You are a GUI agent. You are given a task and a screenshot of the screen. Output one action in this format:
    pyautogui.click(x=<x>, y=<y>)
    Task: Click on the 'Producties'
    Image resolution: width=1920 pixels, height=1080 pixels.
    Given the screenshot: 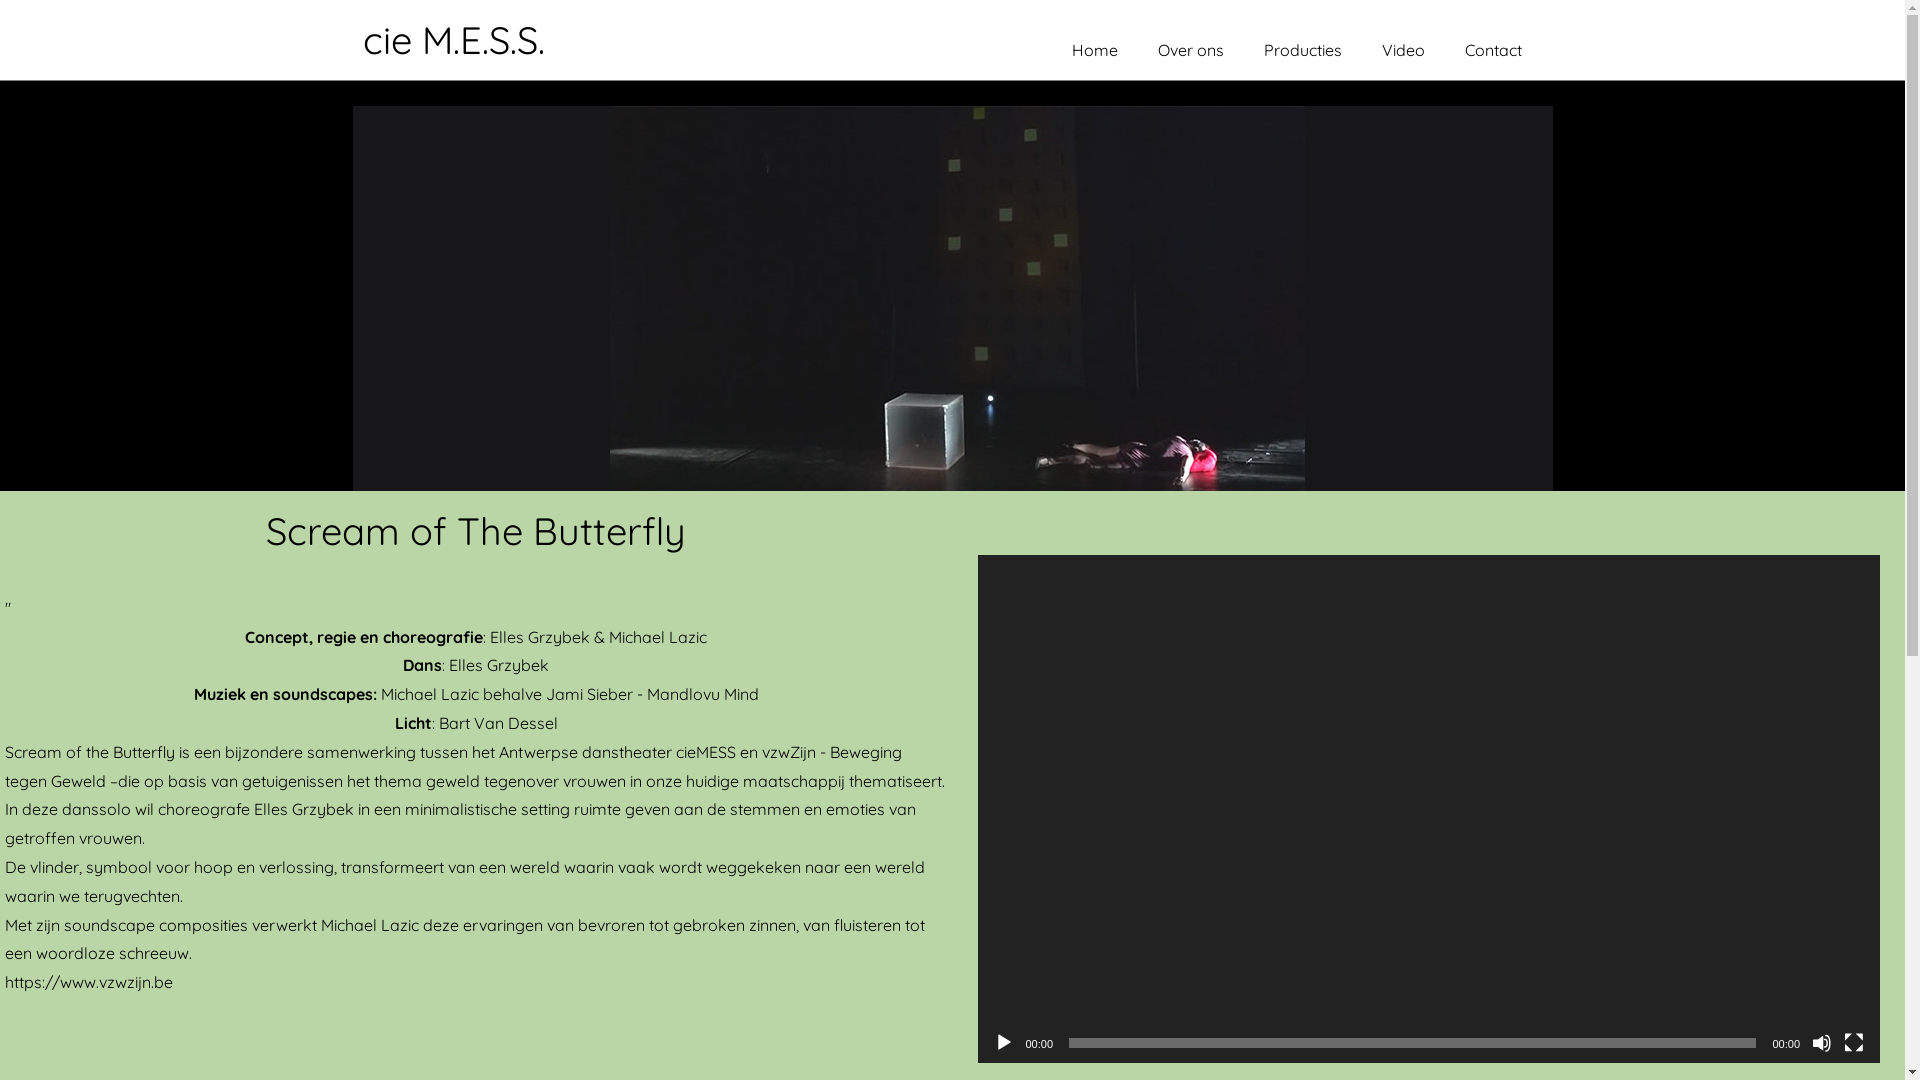 What is the action you would take?
    pyautogui.click(x=1302, y=49)
    